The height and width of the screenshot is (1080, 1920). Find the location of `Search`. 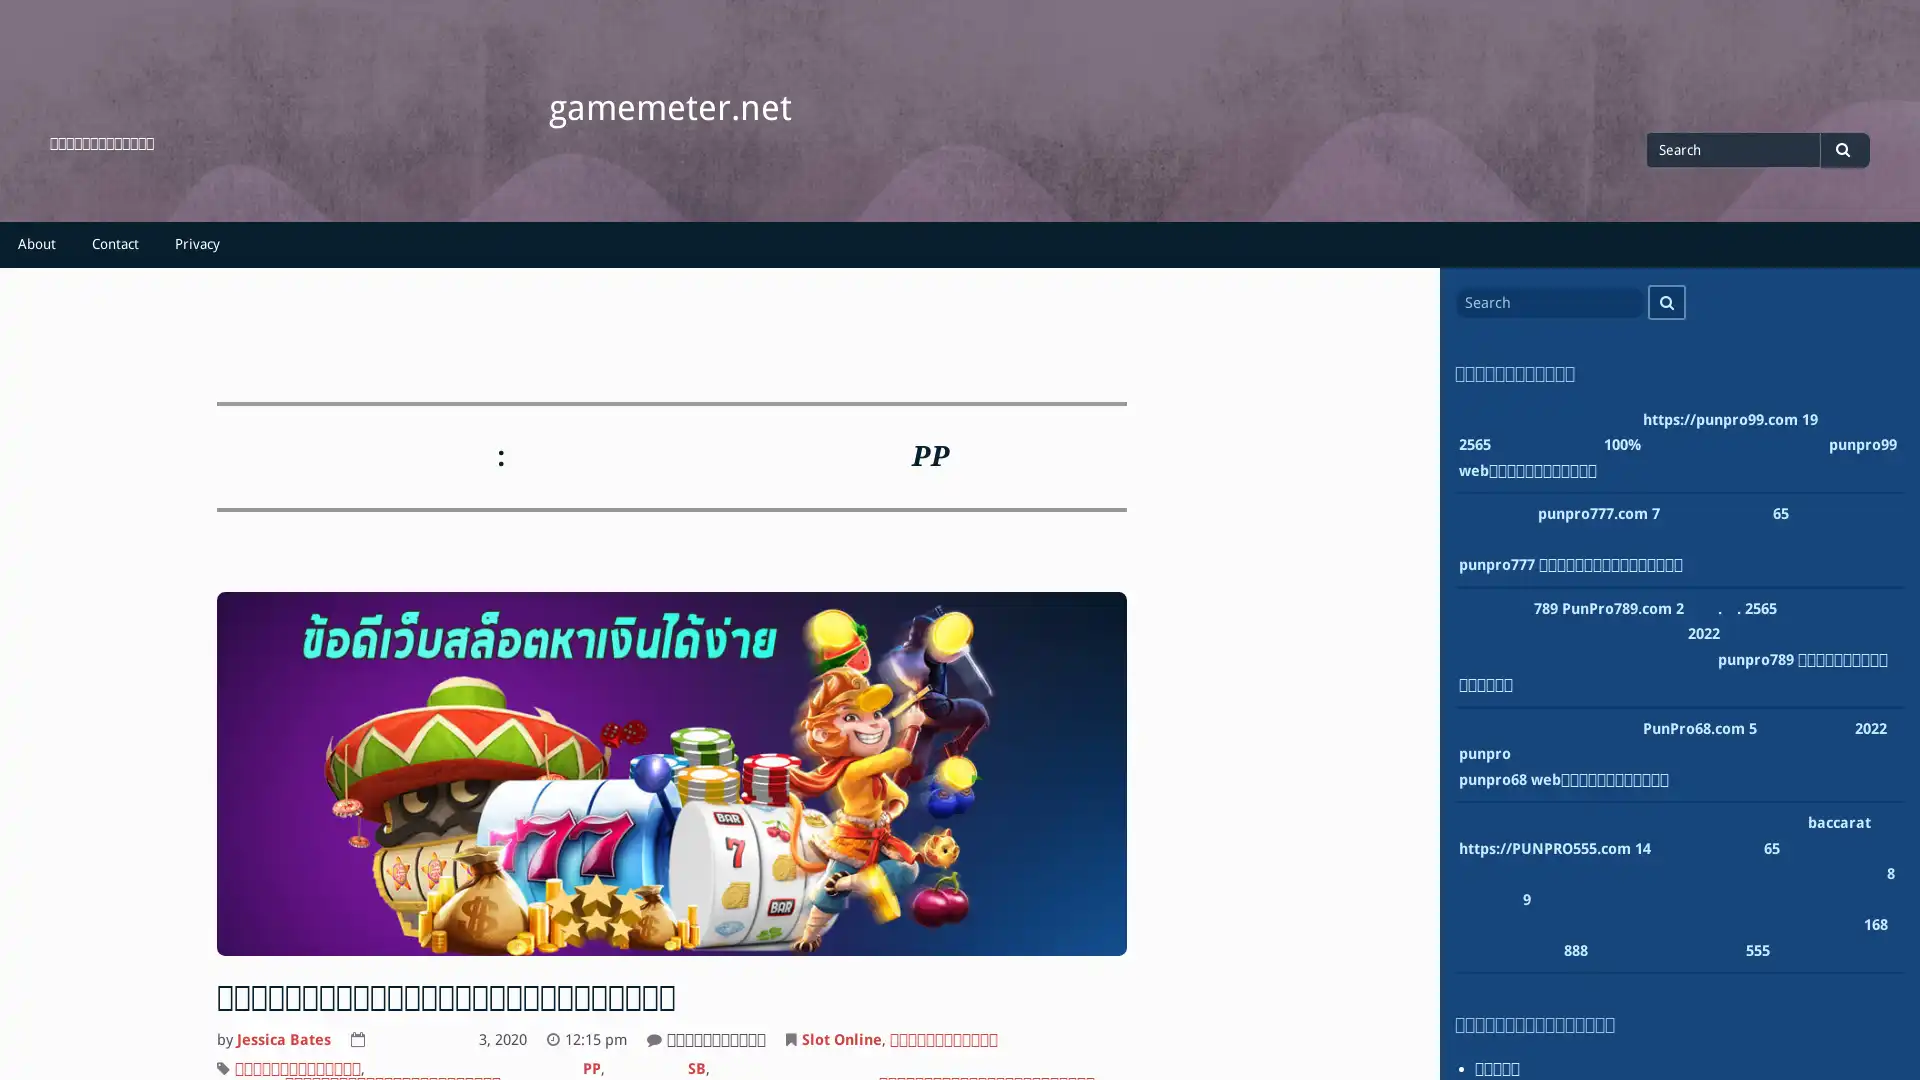

Search is located at coordinates (1666, 301).